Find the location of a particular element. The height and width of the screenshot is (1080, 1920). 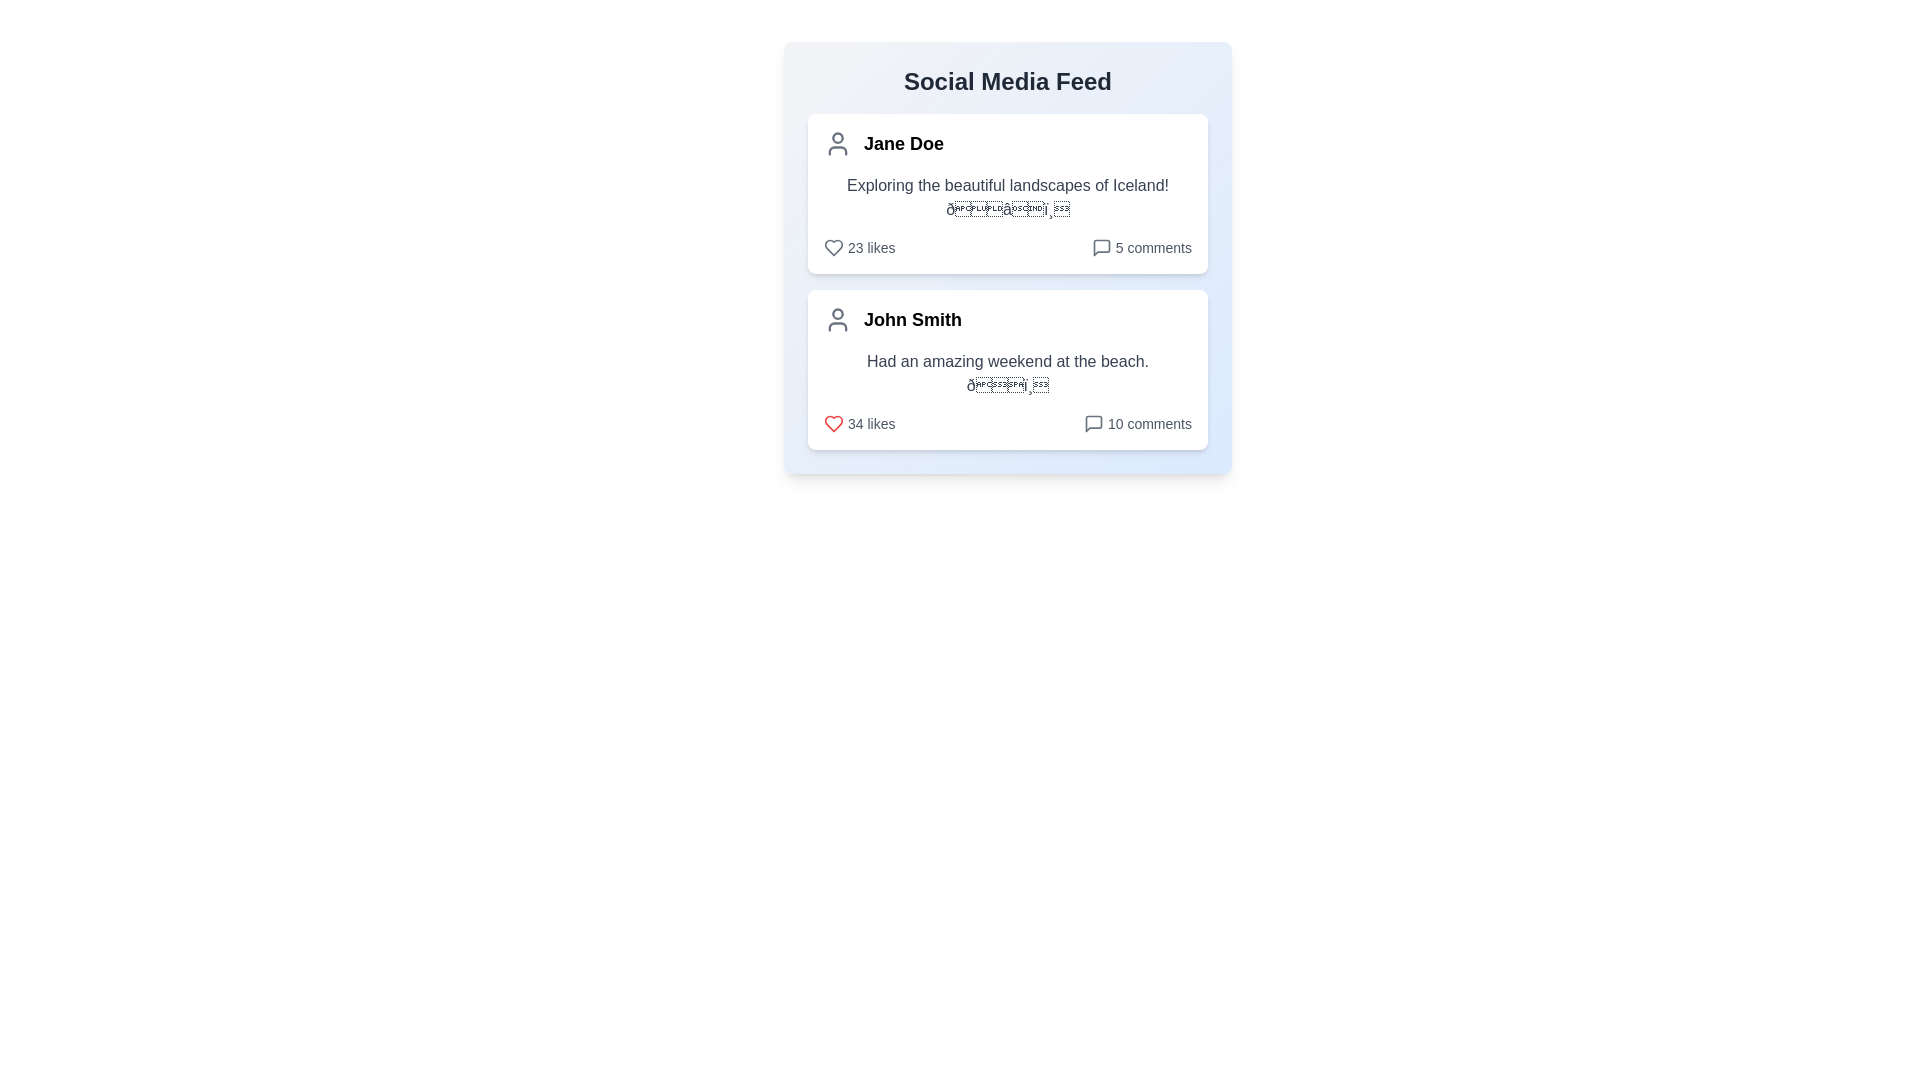

the '23 likes' button for Jane Doe's post to view the number of likes is located at coordinates (859, 246).